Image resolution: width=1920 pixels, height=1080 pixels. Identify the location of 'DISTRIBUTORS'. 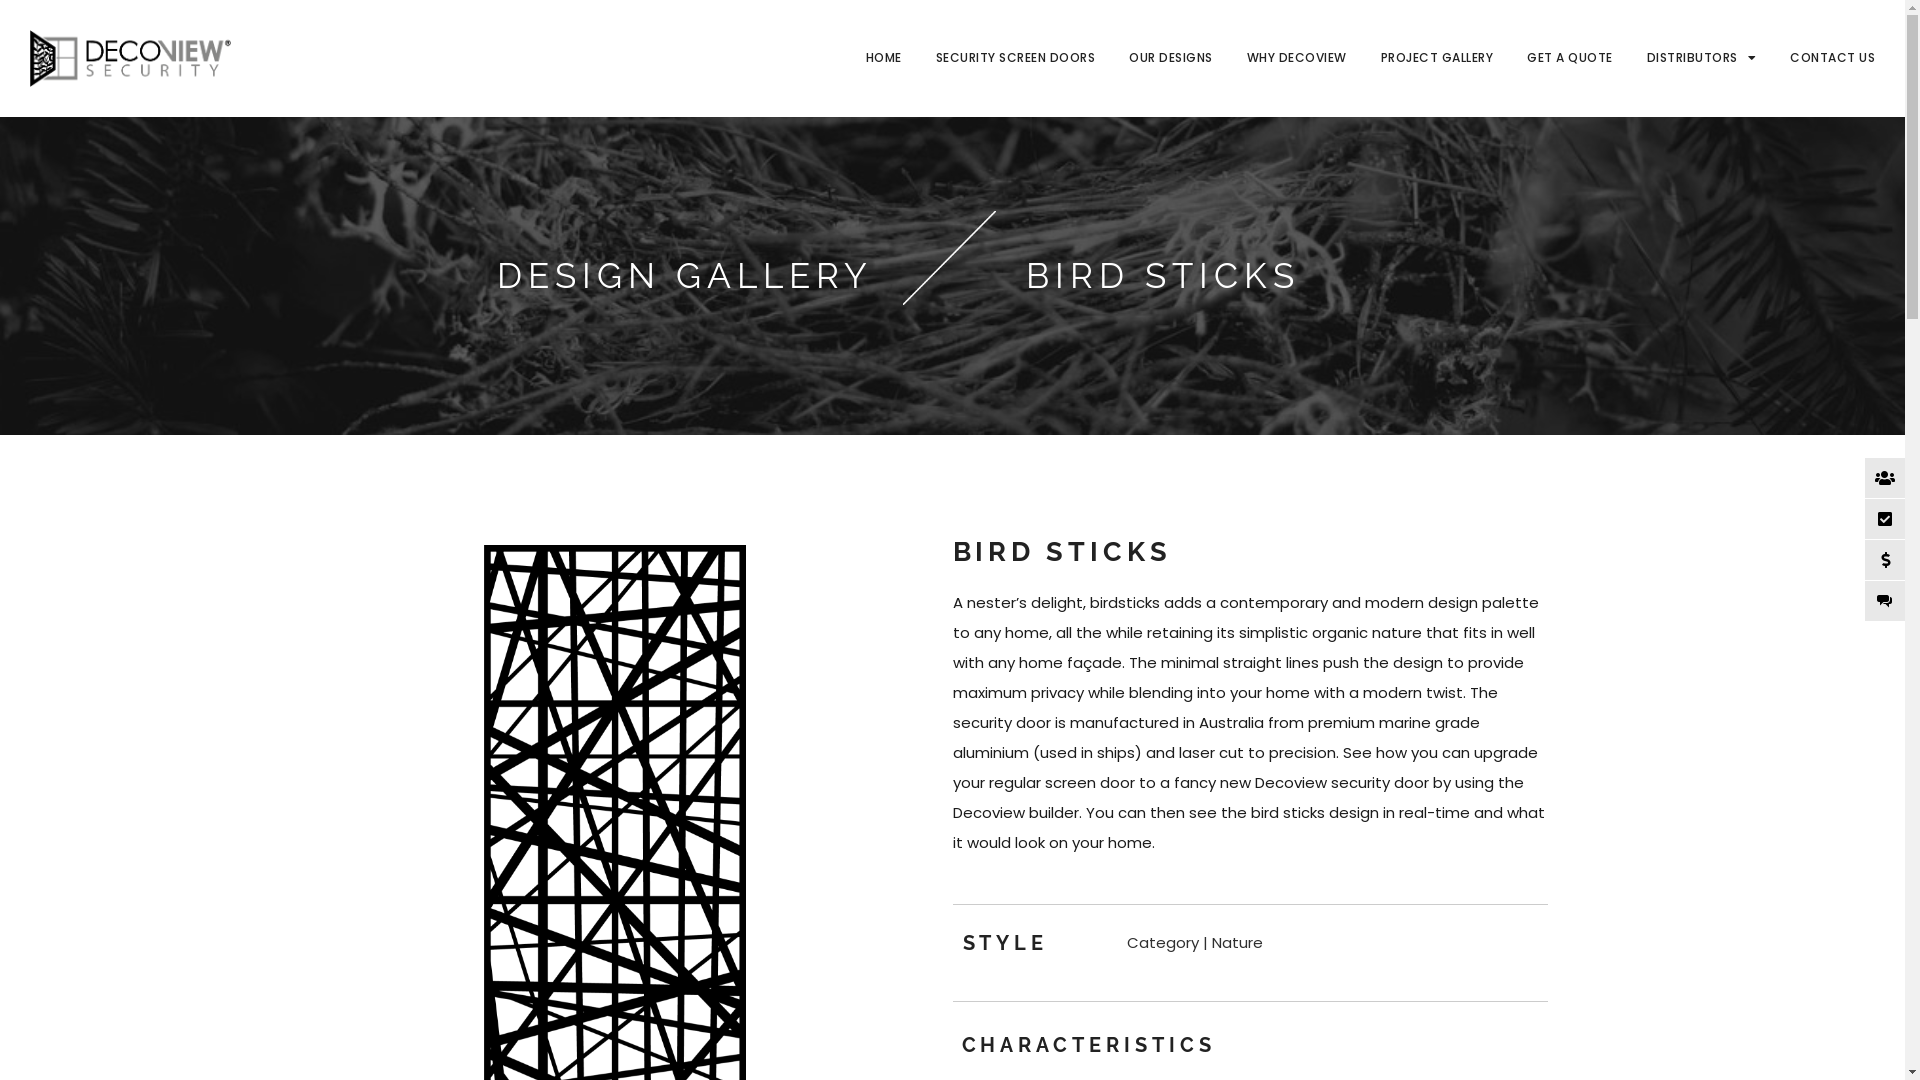
(1699, 56).